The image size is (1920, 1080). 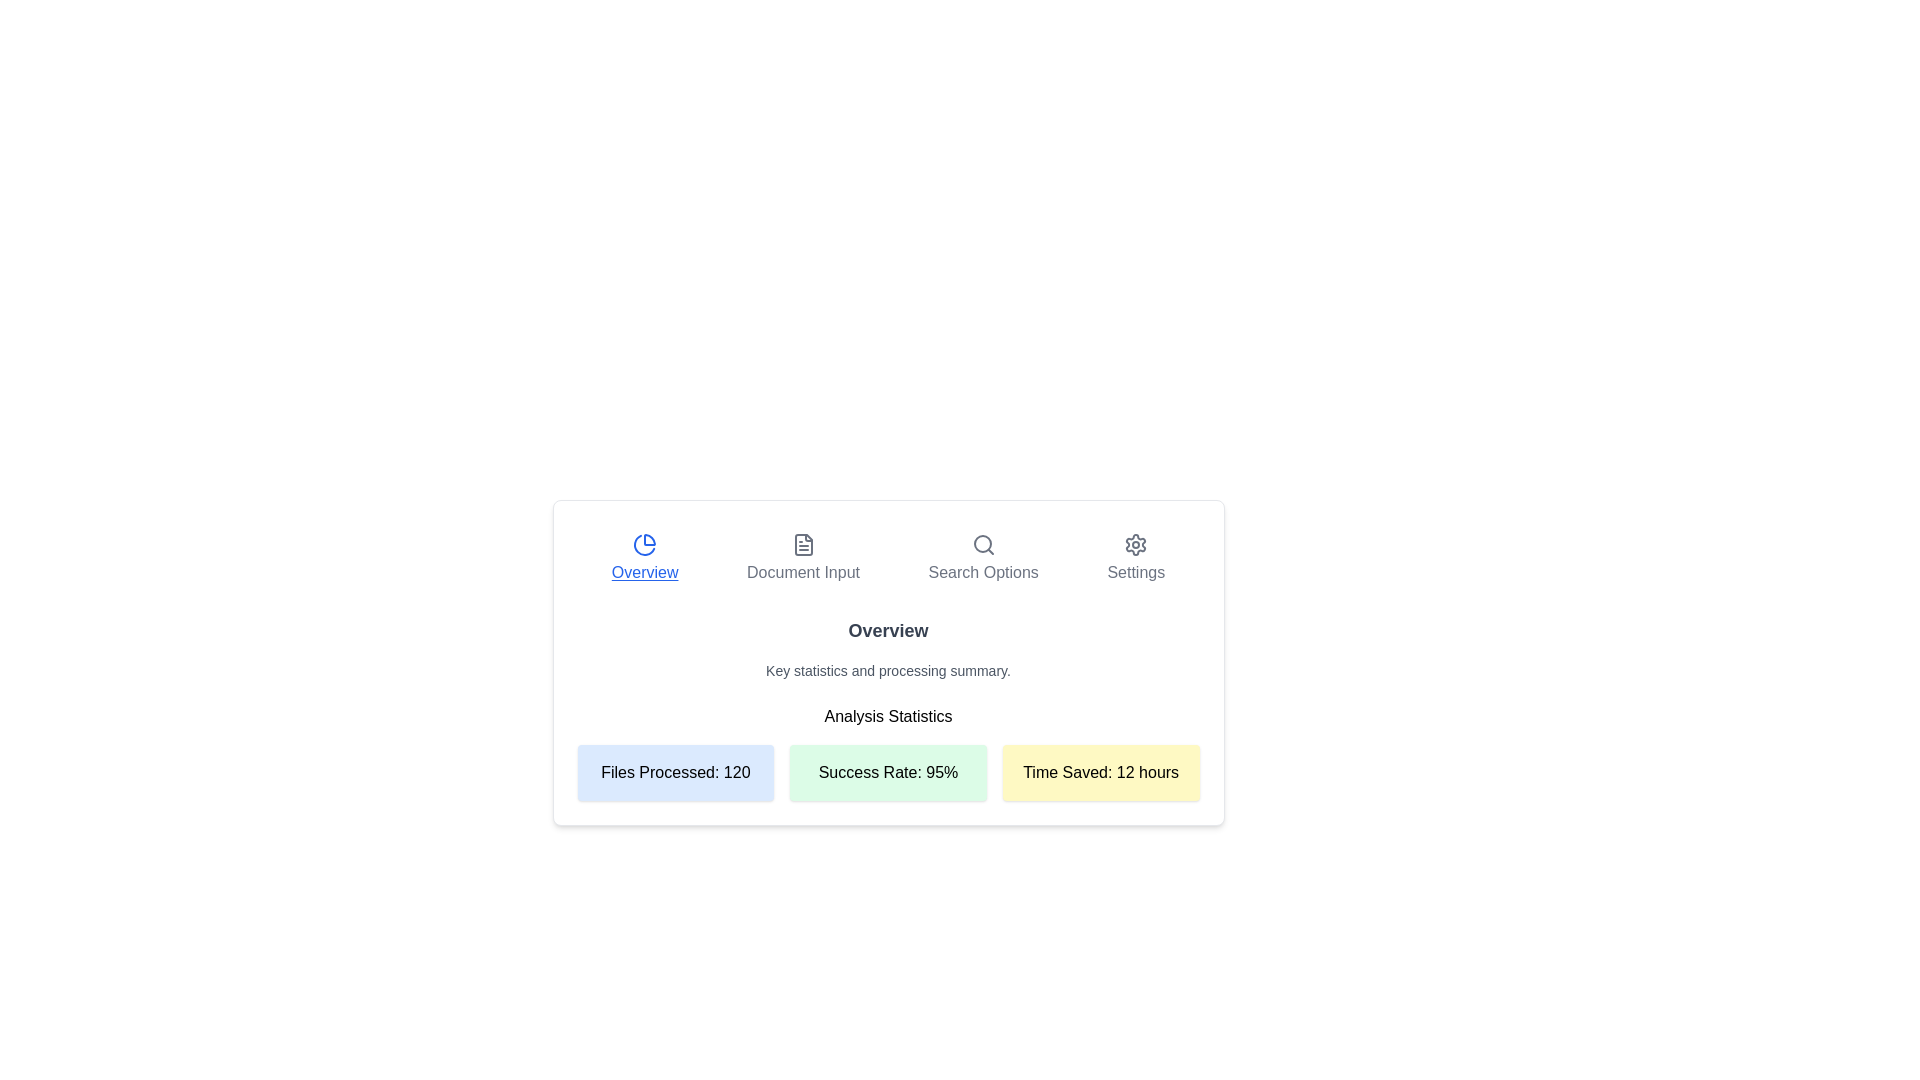 I want to click on the 'Search Options' button, which features a magnifying glass icon above the text, so click(x=983, y=559).